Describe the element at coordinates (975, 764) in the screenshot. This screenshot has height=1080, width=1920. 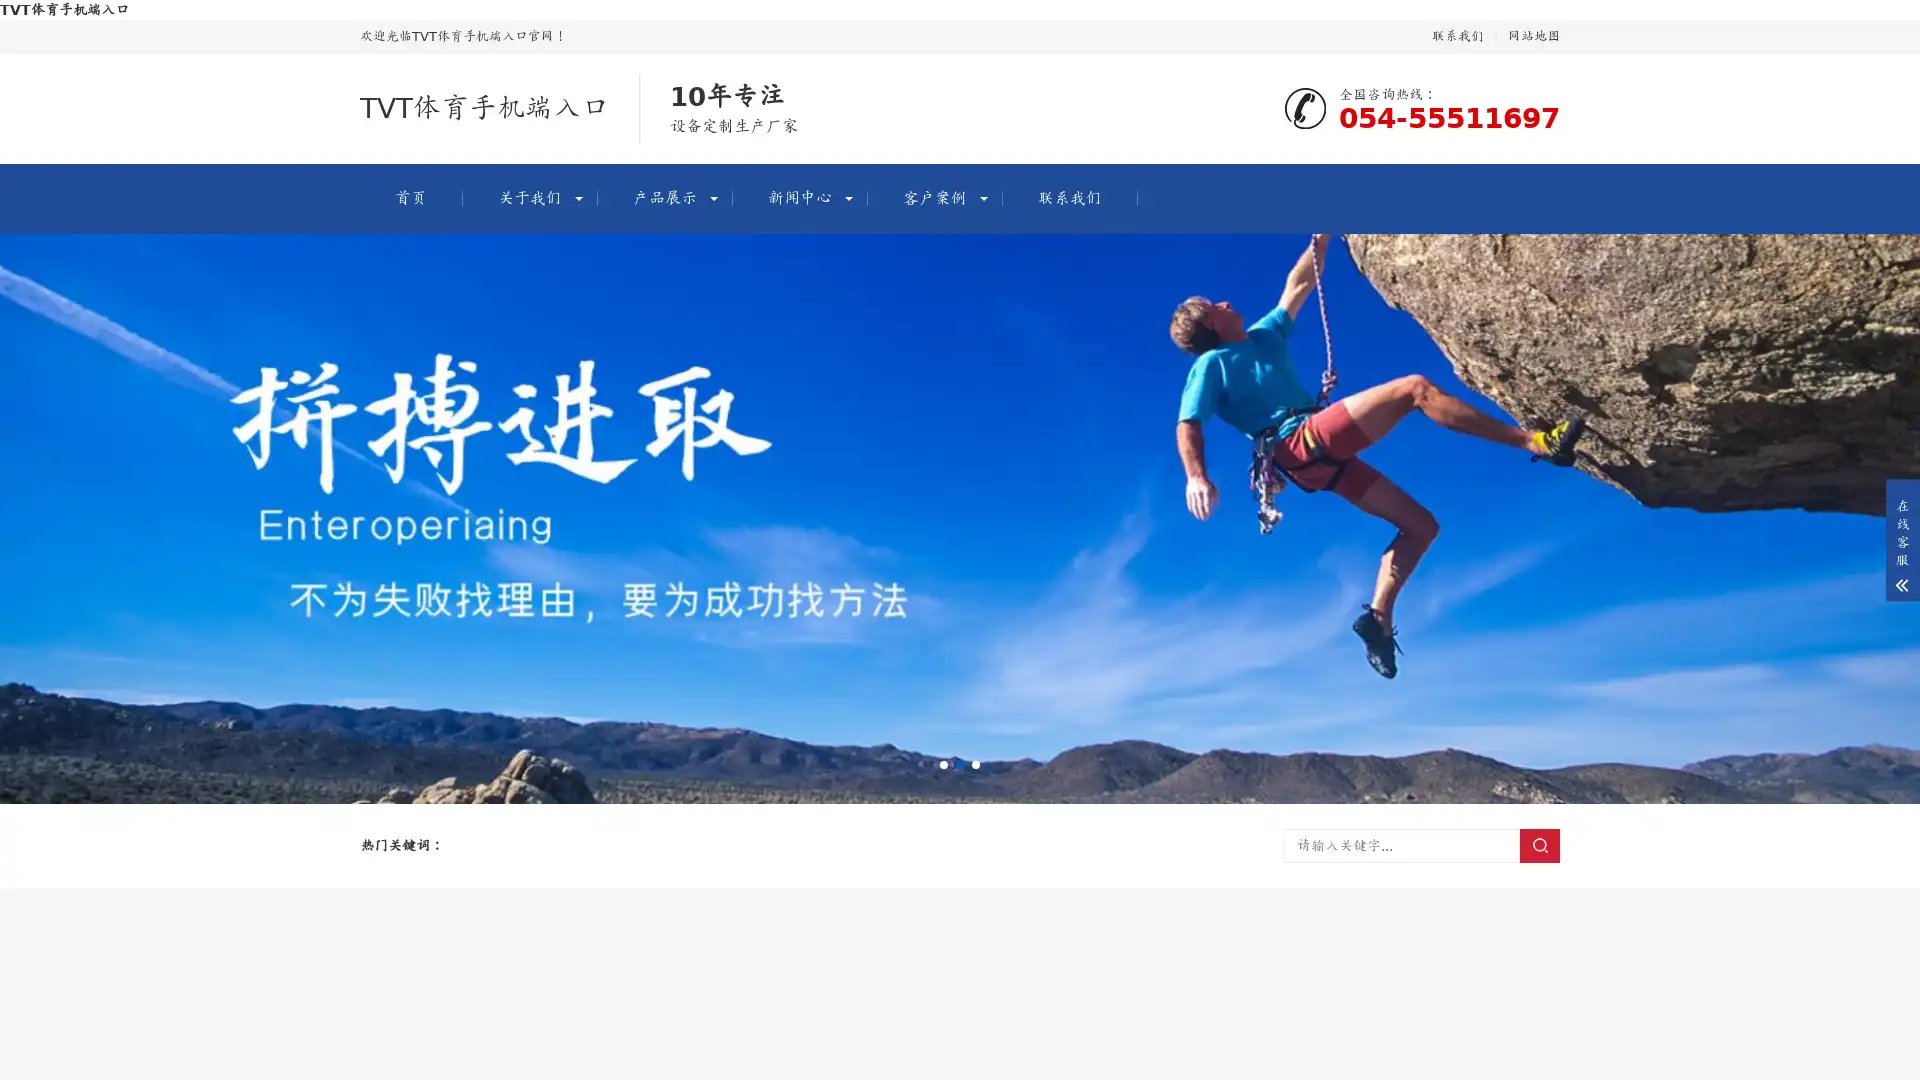
I see `Go to slide 3` at that location.